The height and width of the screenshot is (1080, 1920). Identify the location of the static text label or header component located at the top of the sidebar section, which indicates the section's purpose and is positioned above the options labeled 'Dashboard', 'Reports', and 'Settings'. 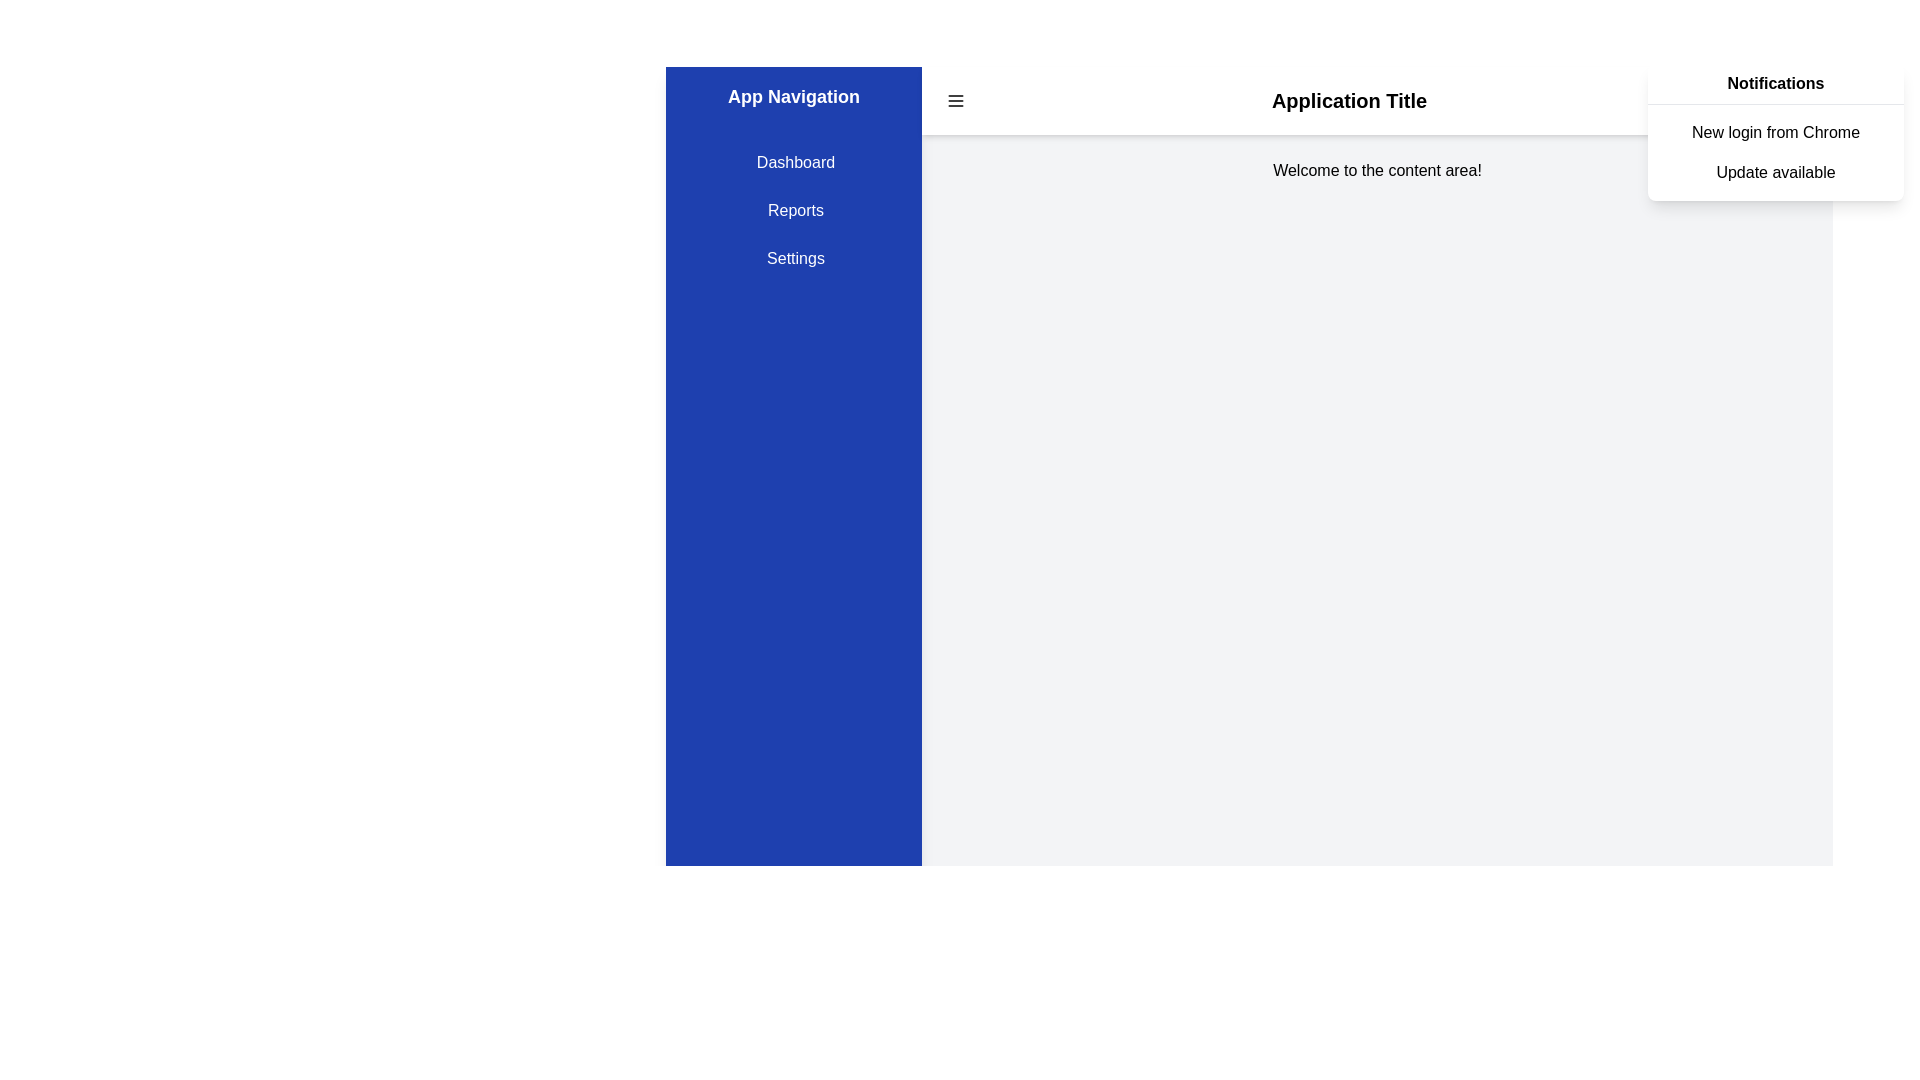
(792, 96).